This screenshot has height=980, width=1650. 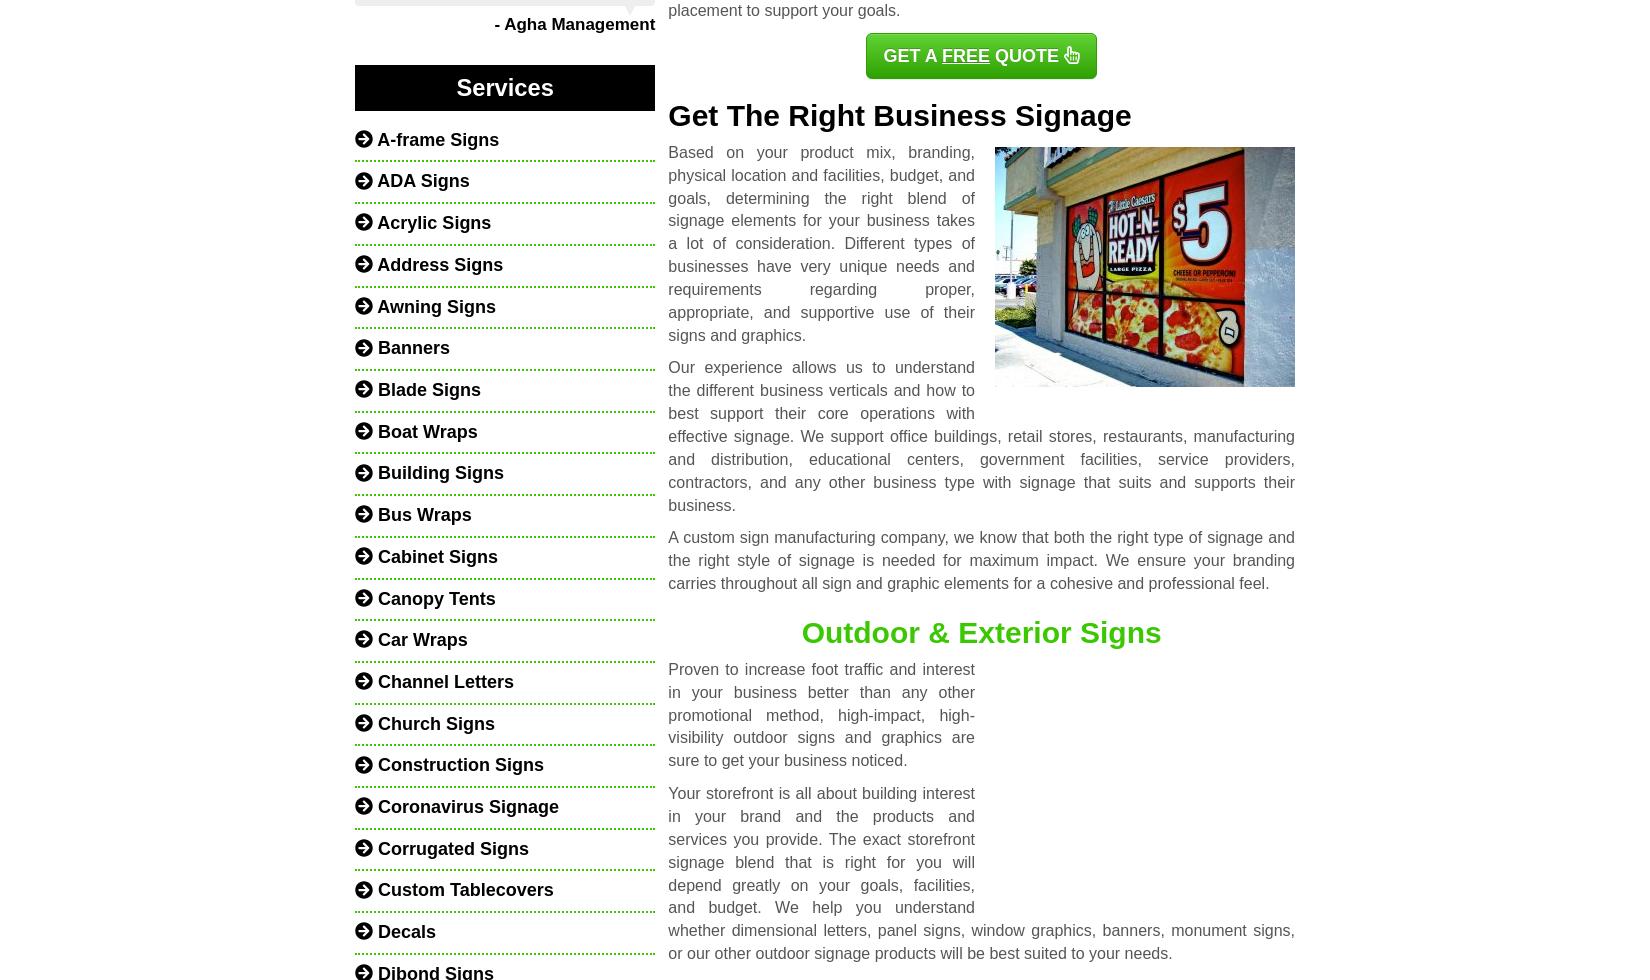 What do you see at coordinates (912, 54) in the screenshot?
I see `'GET A'` at bounding box center [912, 54].